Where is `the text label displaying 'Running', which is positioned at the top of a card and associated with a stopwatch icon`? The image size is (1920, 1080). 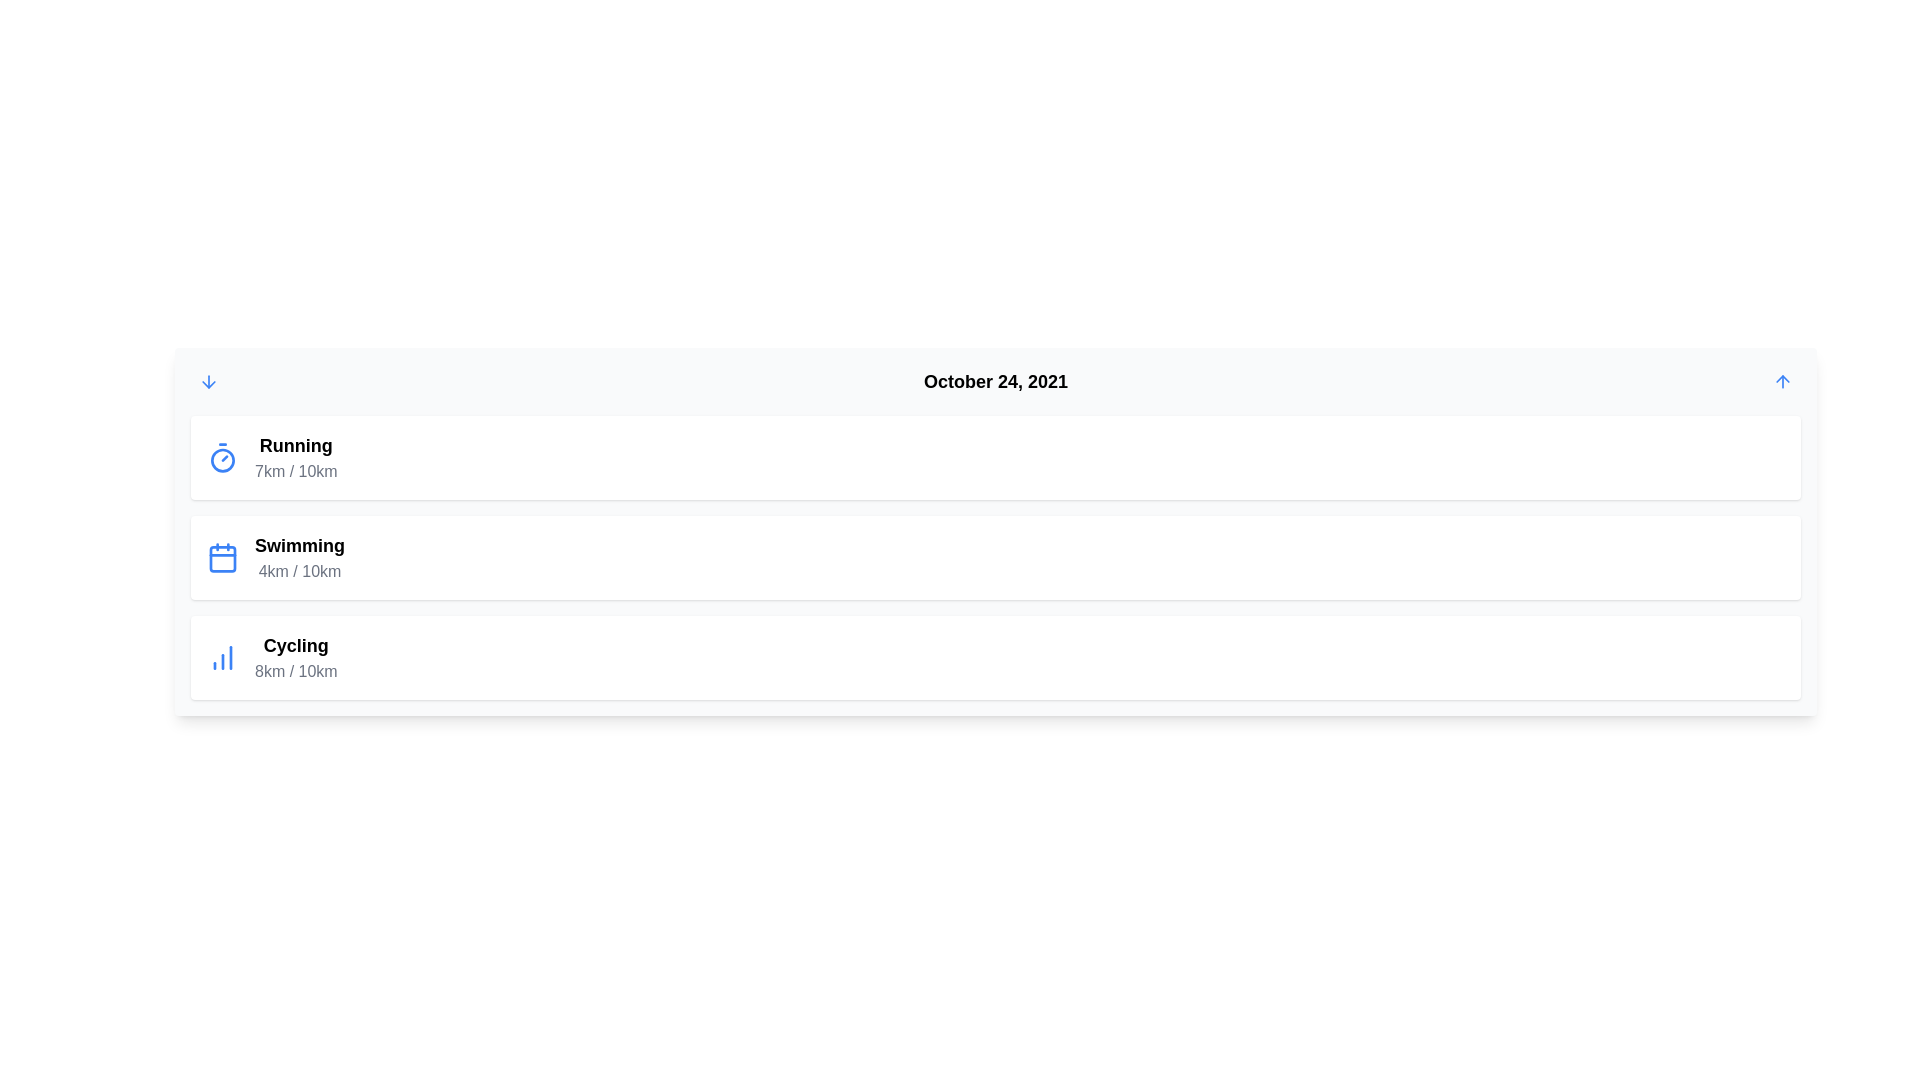
the text label displaying 'Running', which is positioned at the top of a card and associated with a stopwatch icon is located at coordinates (295, 445).